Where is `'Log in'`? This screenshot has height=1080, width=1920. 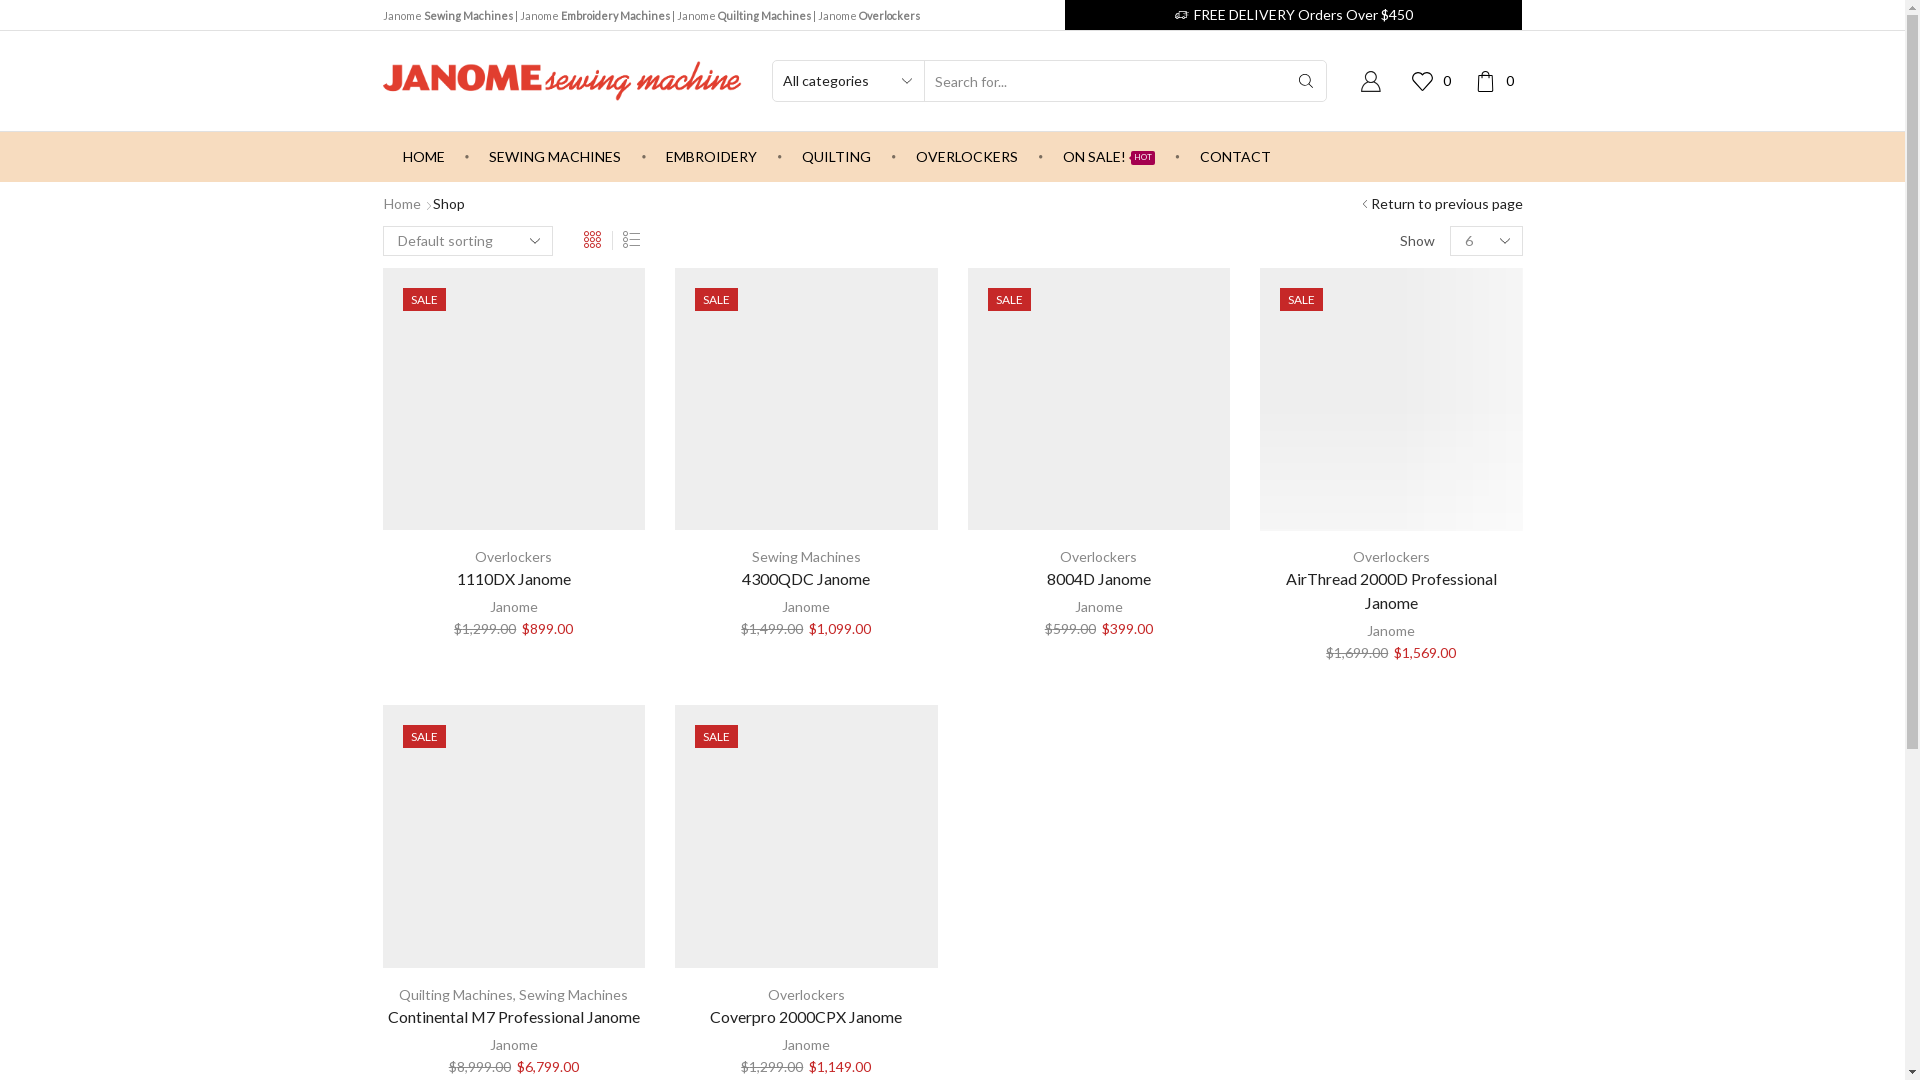 'Log in' is located at coordinates (1228, 404).